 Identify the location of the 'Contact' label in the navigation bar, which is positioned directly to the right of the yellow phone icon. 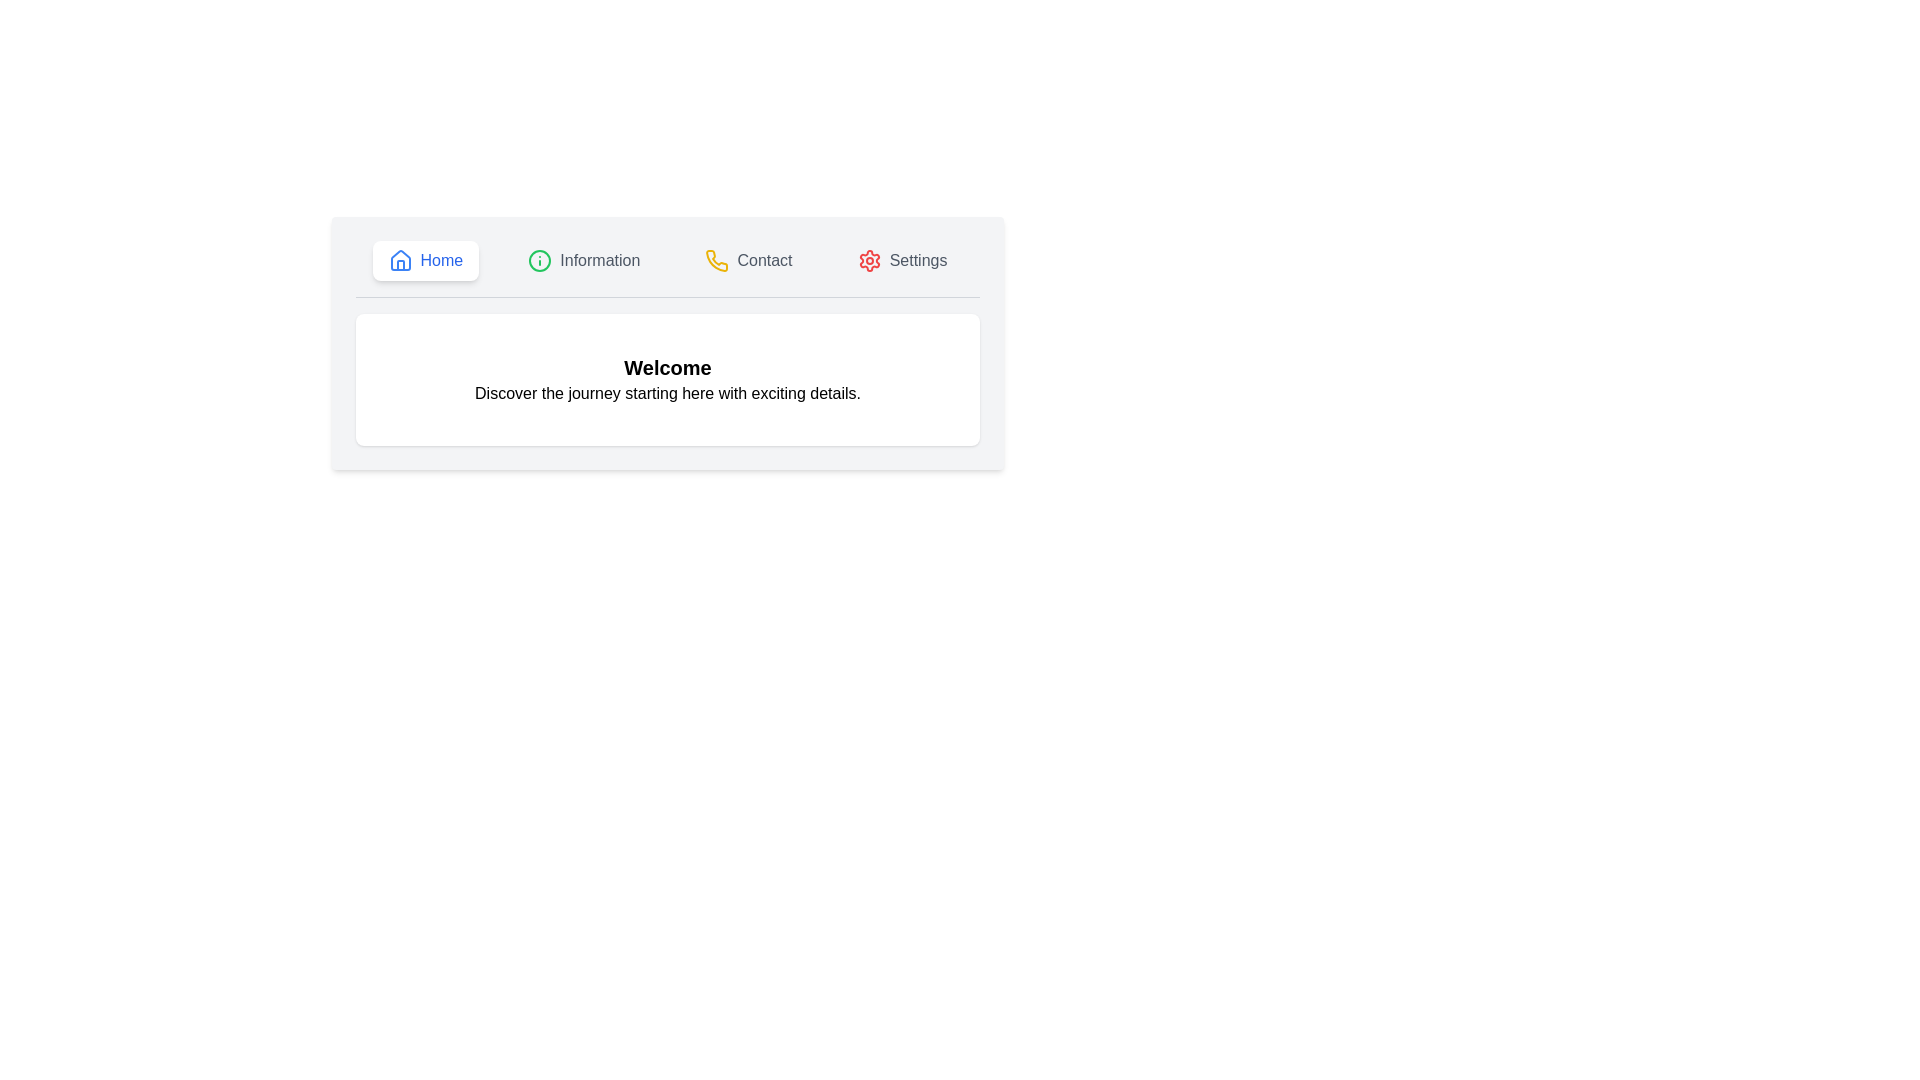
(763, 260).